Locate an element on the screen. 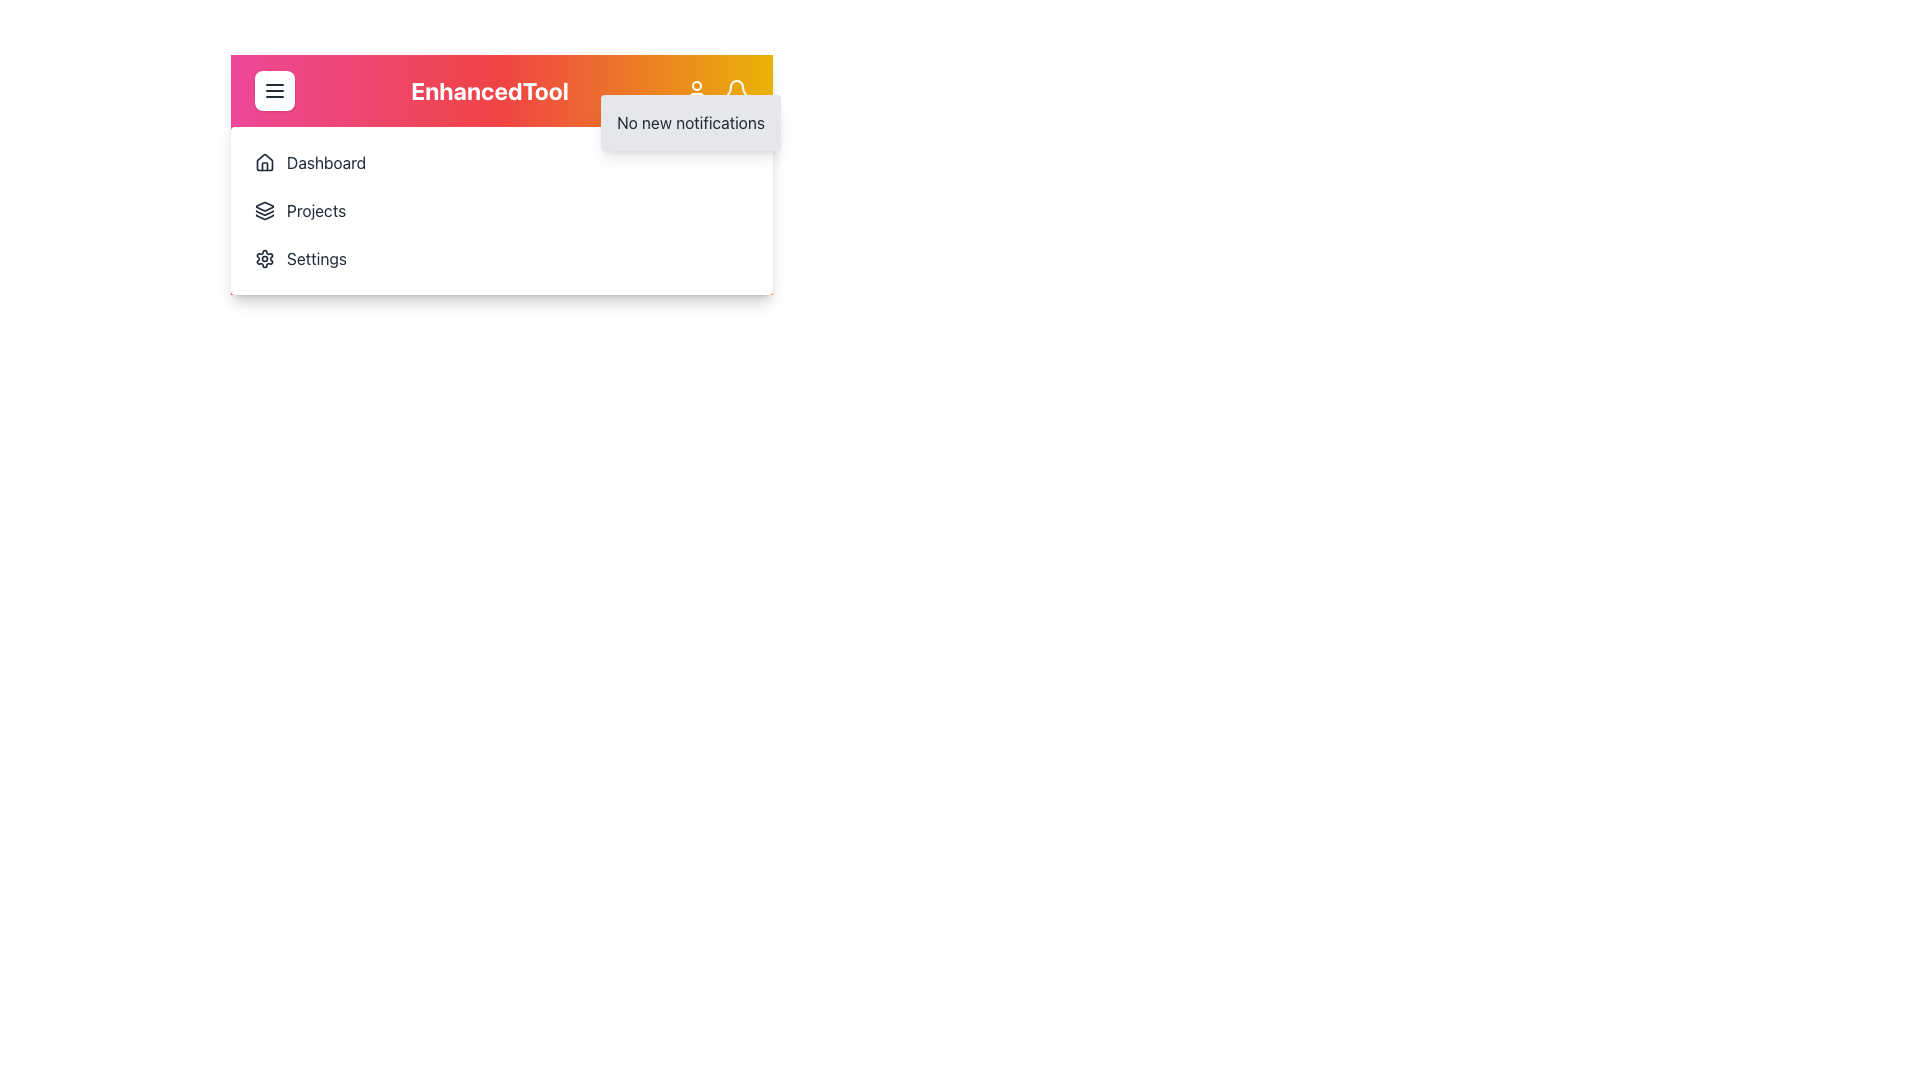 This screenshot has width=1920, height=1080. the 'Settings' text label located in the vertical navigation menu on the left side of the interface is located at coordinates (315, 257).